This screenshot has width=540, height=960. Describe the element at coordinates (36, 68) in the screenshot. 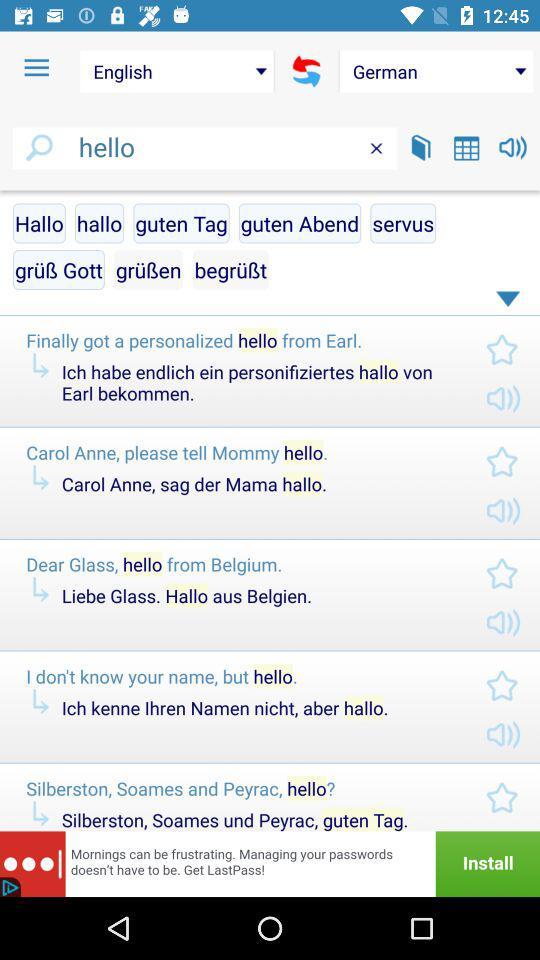

I see `icon above hello icon` at that location.